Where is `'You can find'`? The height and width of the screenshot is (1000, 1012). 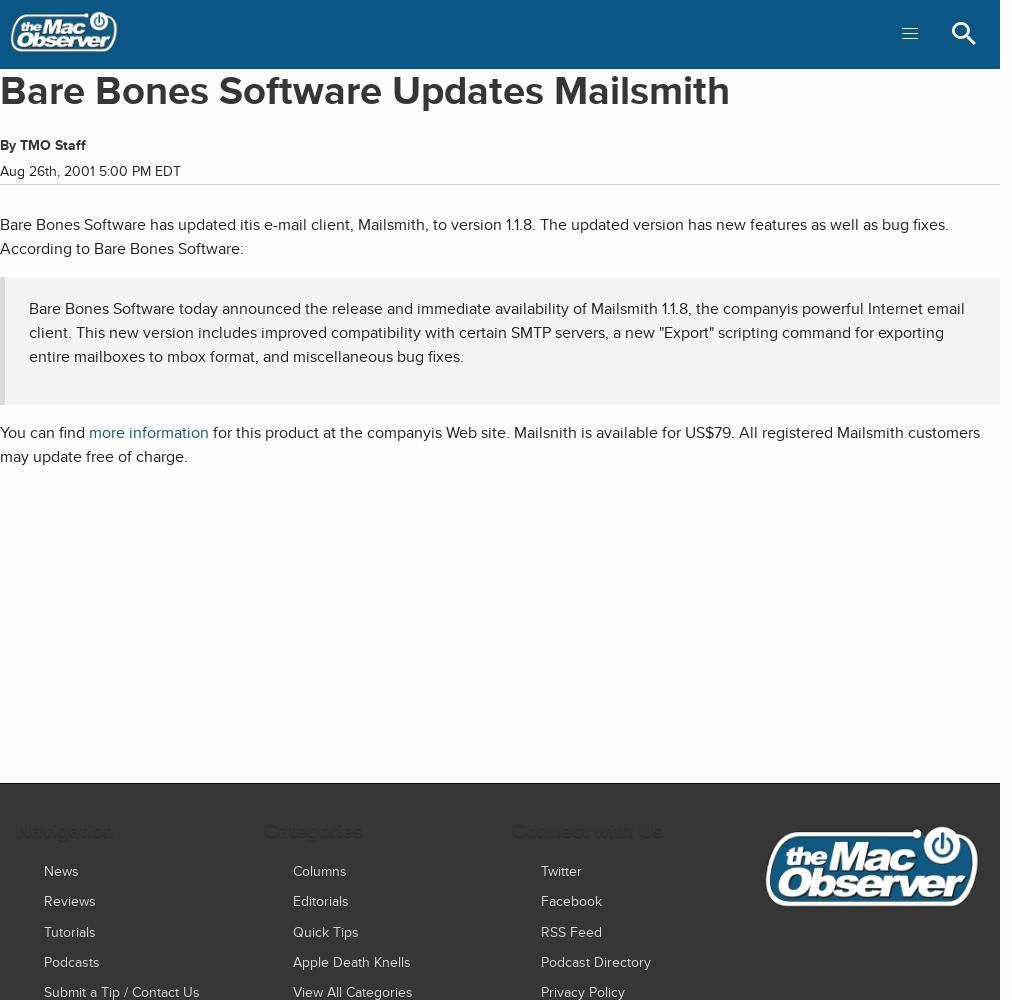
'You can find' is located at coordinates (43, 432).